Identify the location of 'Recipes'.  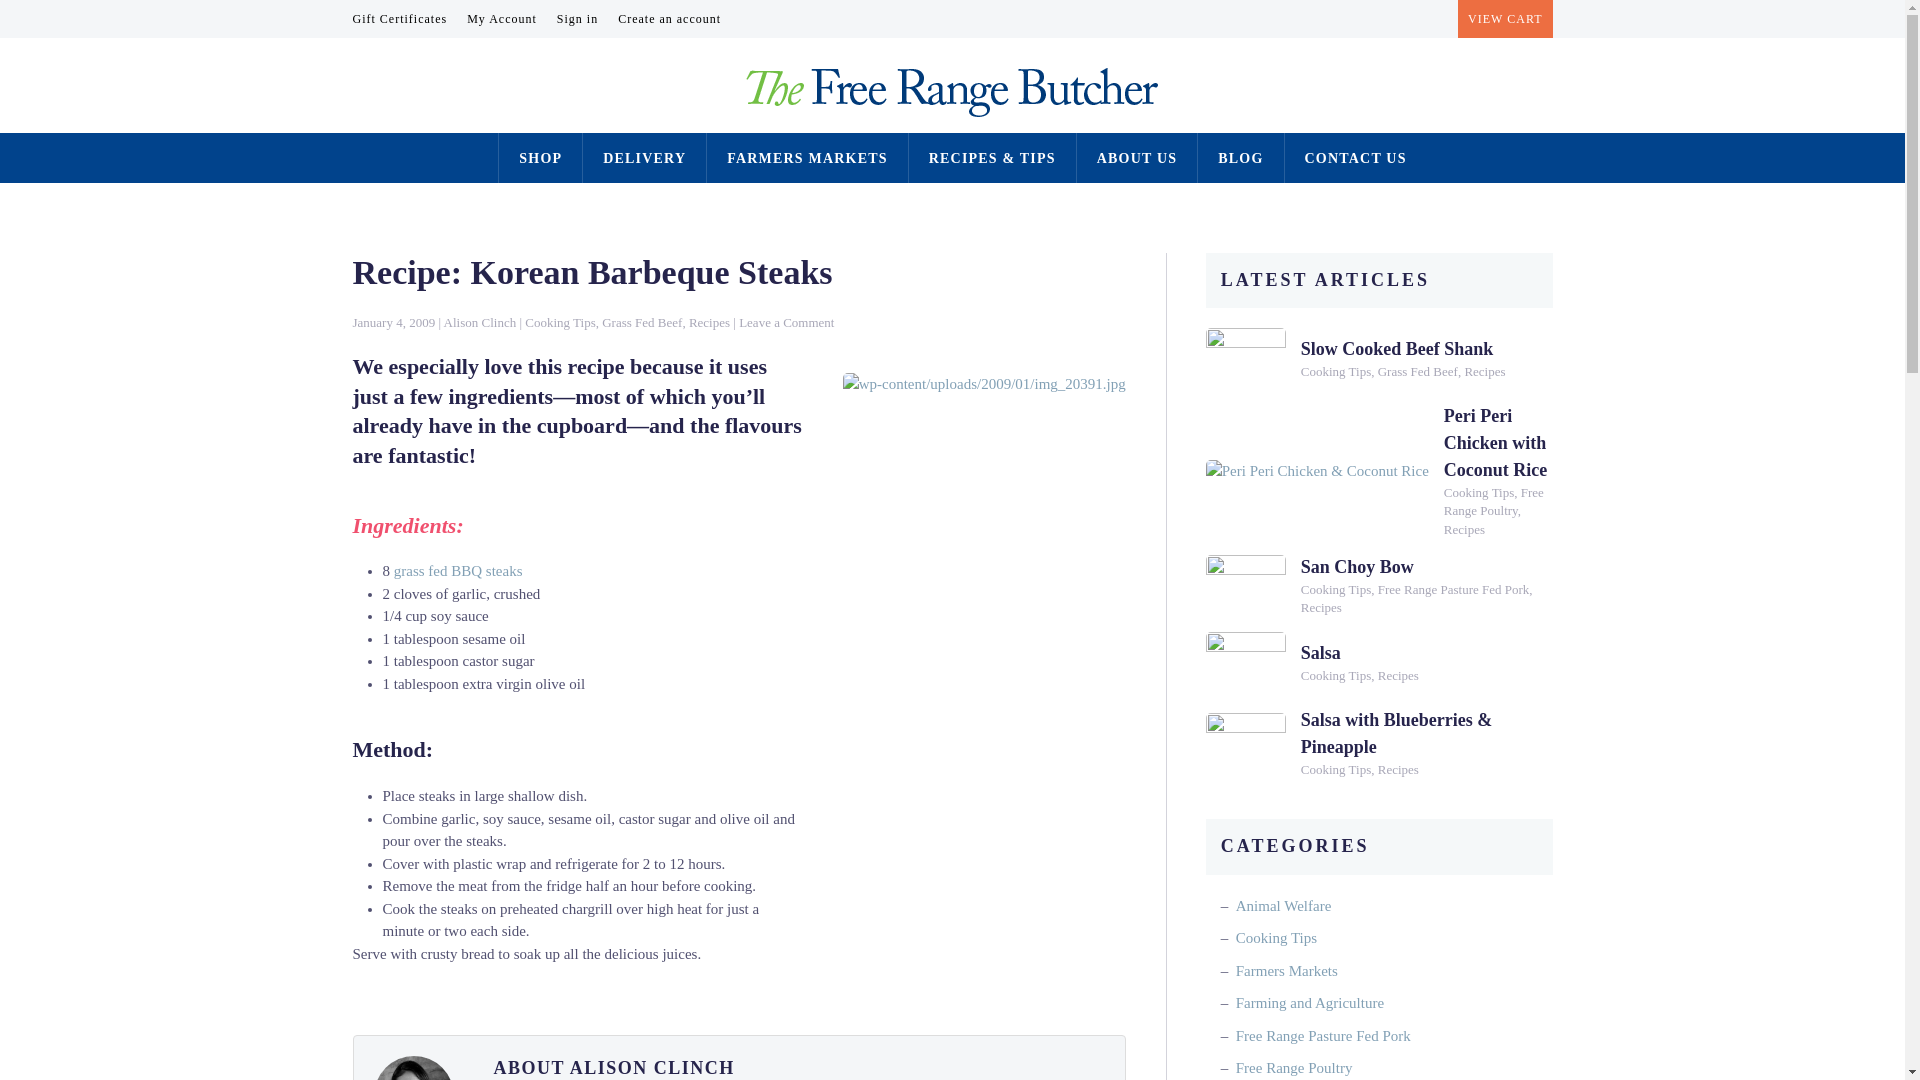
(709, 321).